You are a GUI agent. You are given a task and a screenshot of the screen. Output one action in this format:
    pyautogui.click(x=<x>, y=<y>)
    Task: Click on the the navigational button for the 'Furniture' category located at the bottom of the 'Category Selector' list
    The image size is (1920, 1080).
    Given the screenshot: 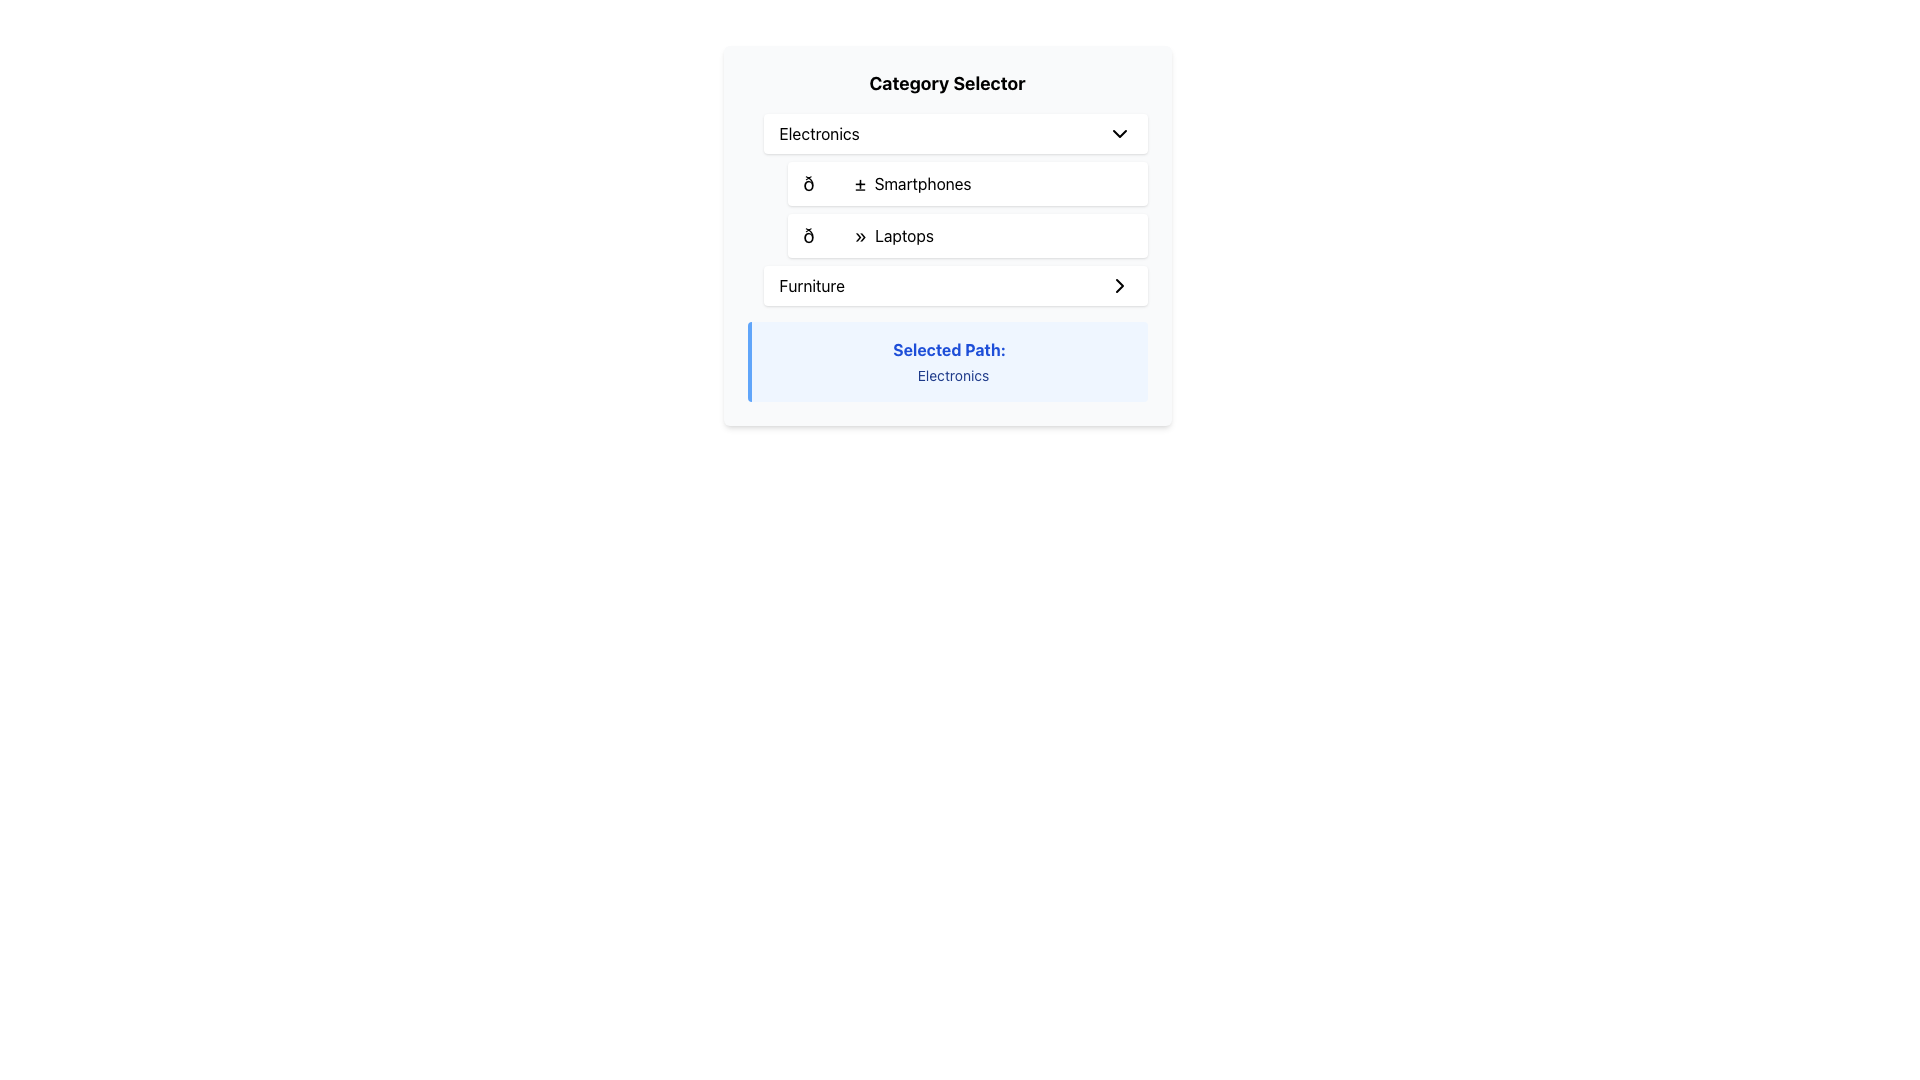 What is the action you would take?
    pyautogui.click(x=954, y=285)
    